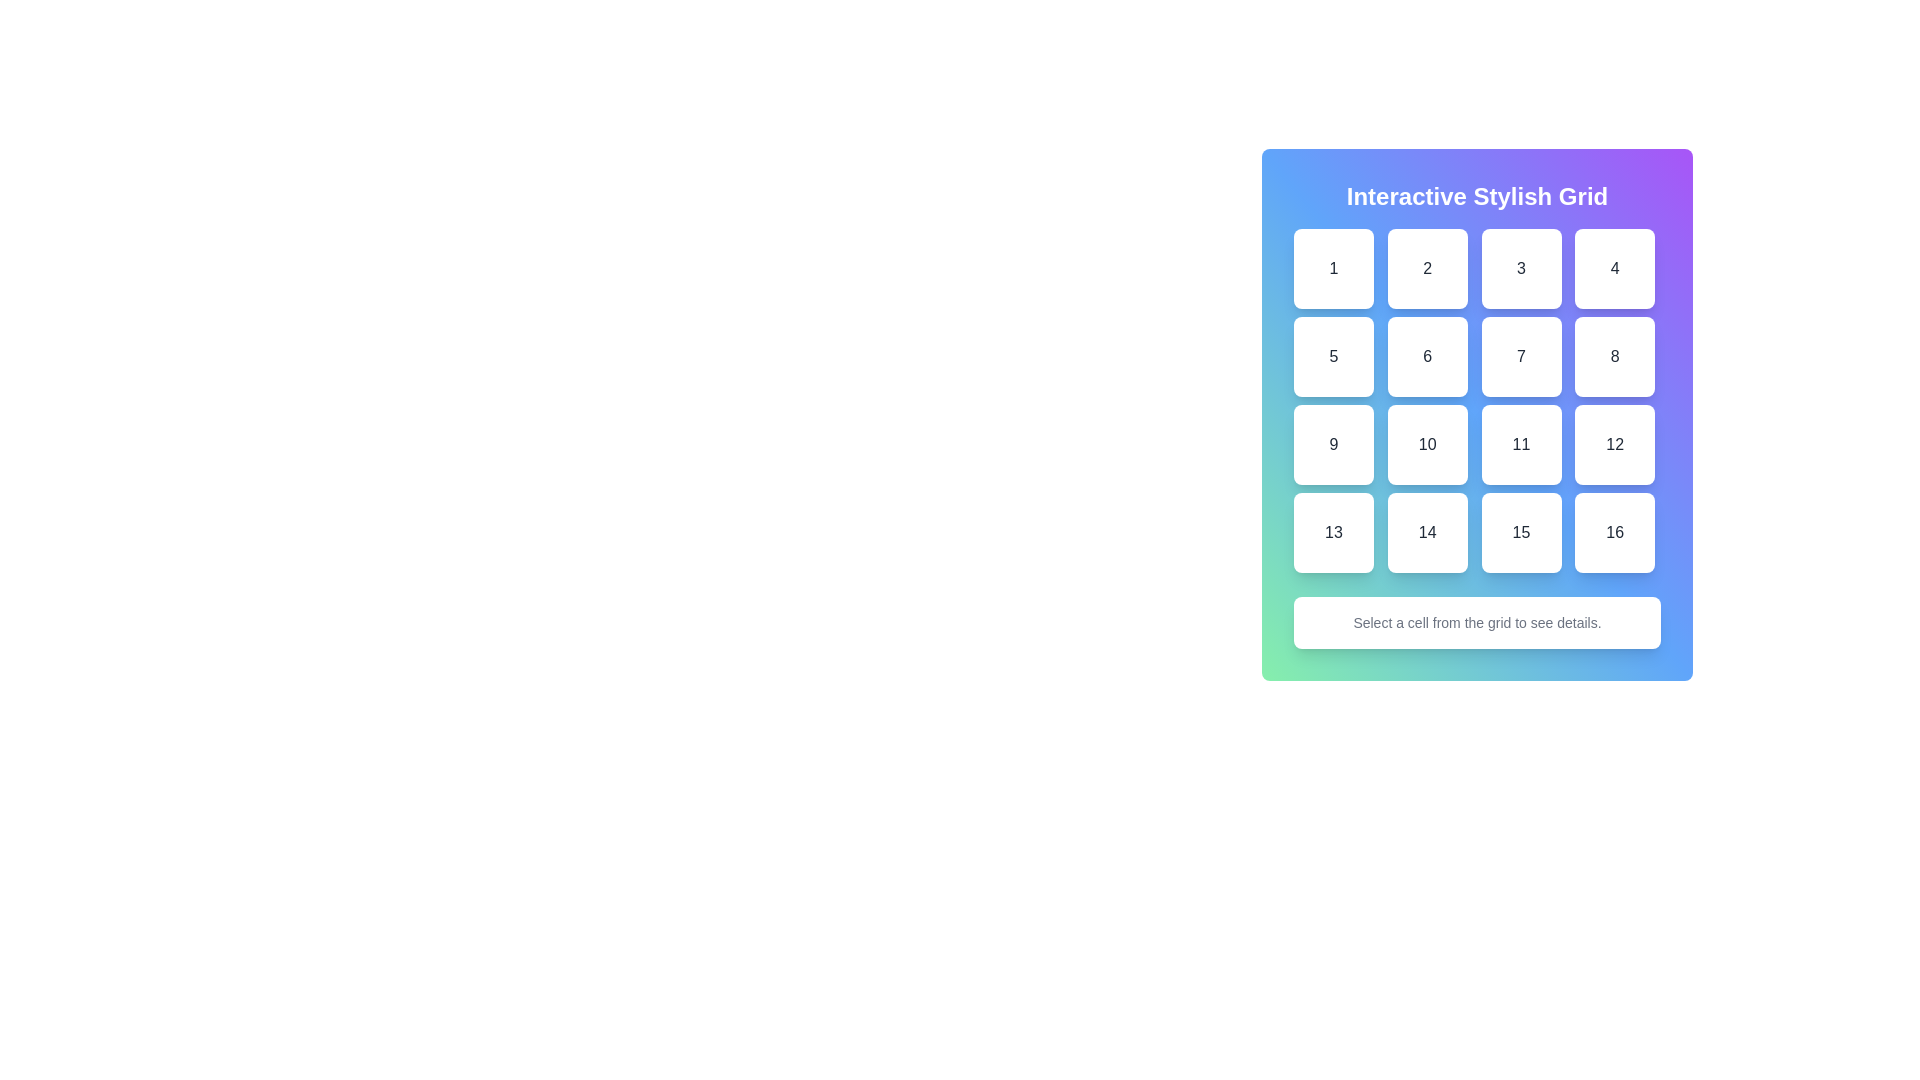  I want to click on the interactive button that triggers an action related to the number '7' in the second row and third column of the 4x4 grid layout to observe the scale effect, so click(1520, 356).